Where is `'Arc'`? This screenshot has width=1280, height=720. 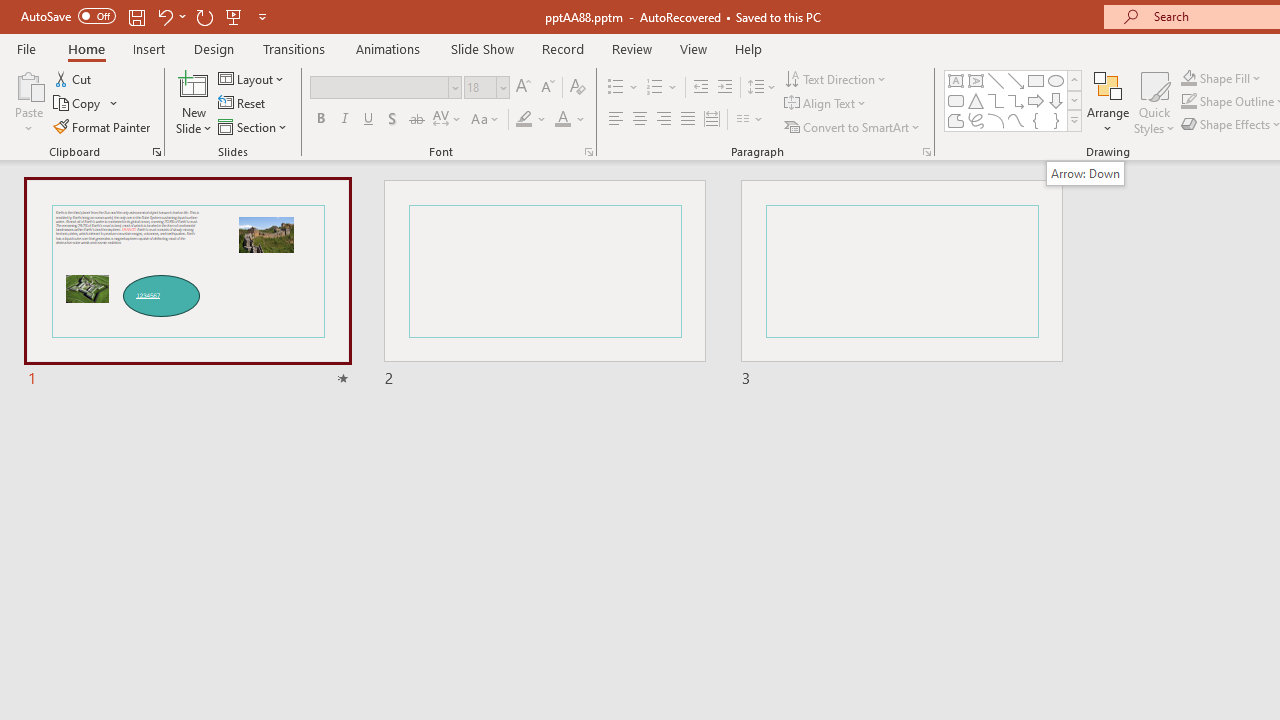 'Arc' is located at coordinates (995, 120).